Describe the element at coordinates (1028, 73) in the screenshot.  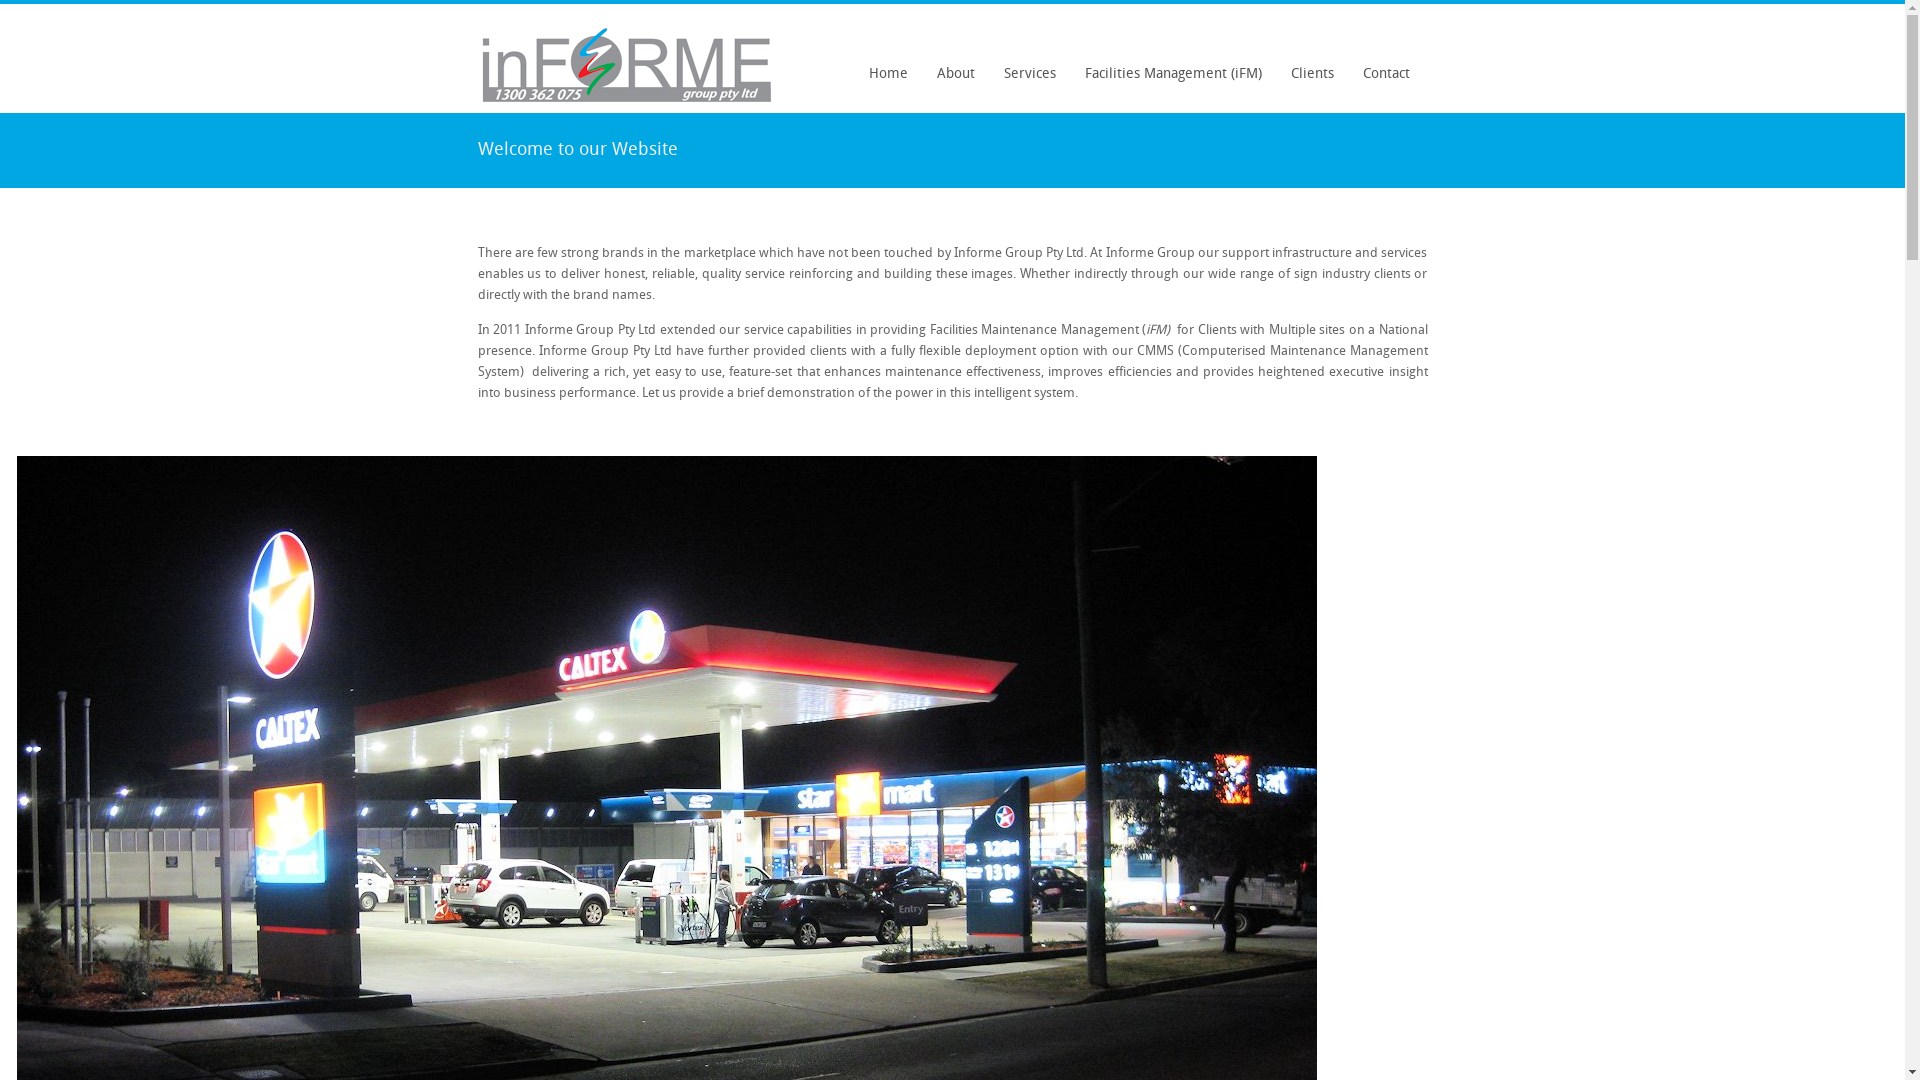
I see `'Services'` at that location.